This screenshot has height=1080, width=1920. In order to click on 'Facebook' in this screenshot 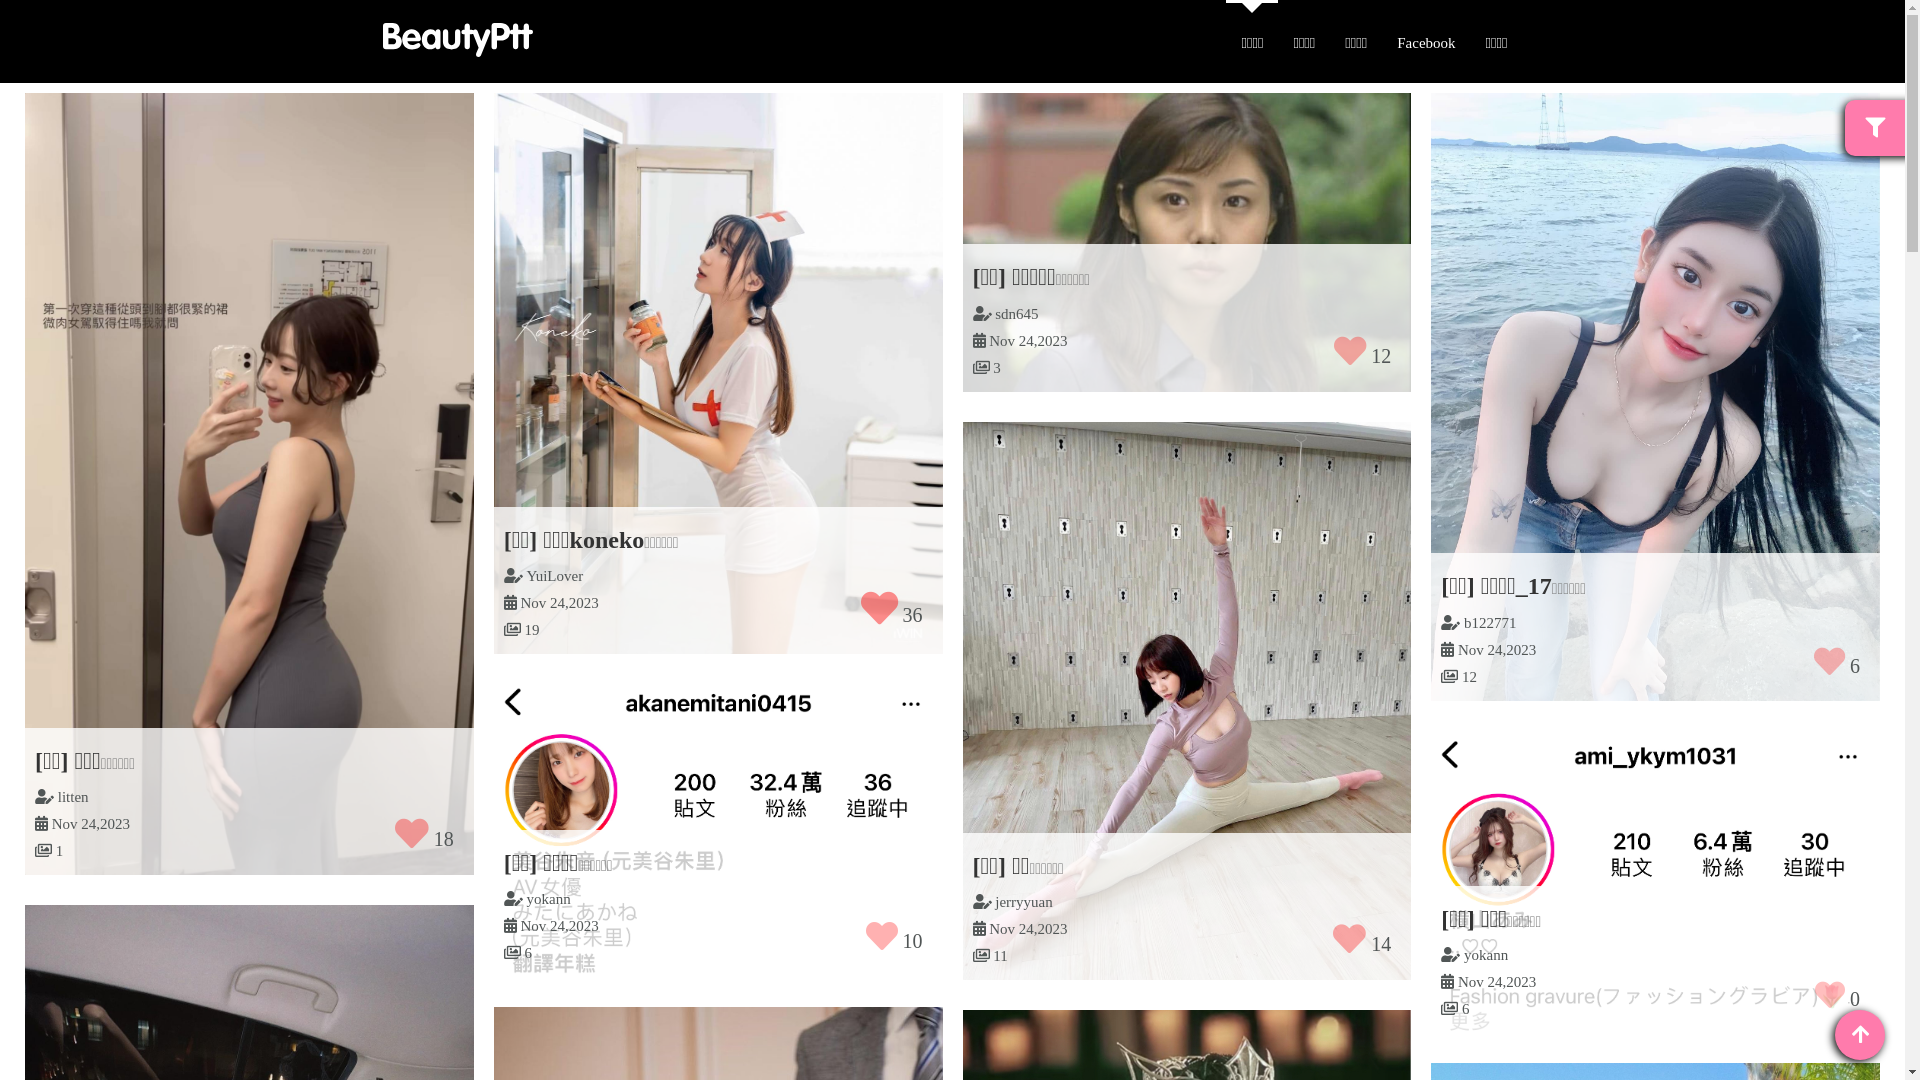, I will do `click(1424, 41)`.